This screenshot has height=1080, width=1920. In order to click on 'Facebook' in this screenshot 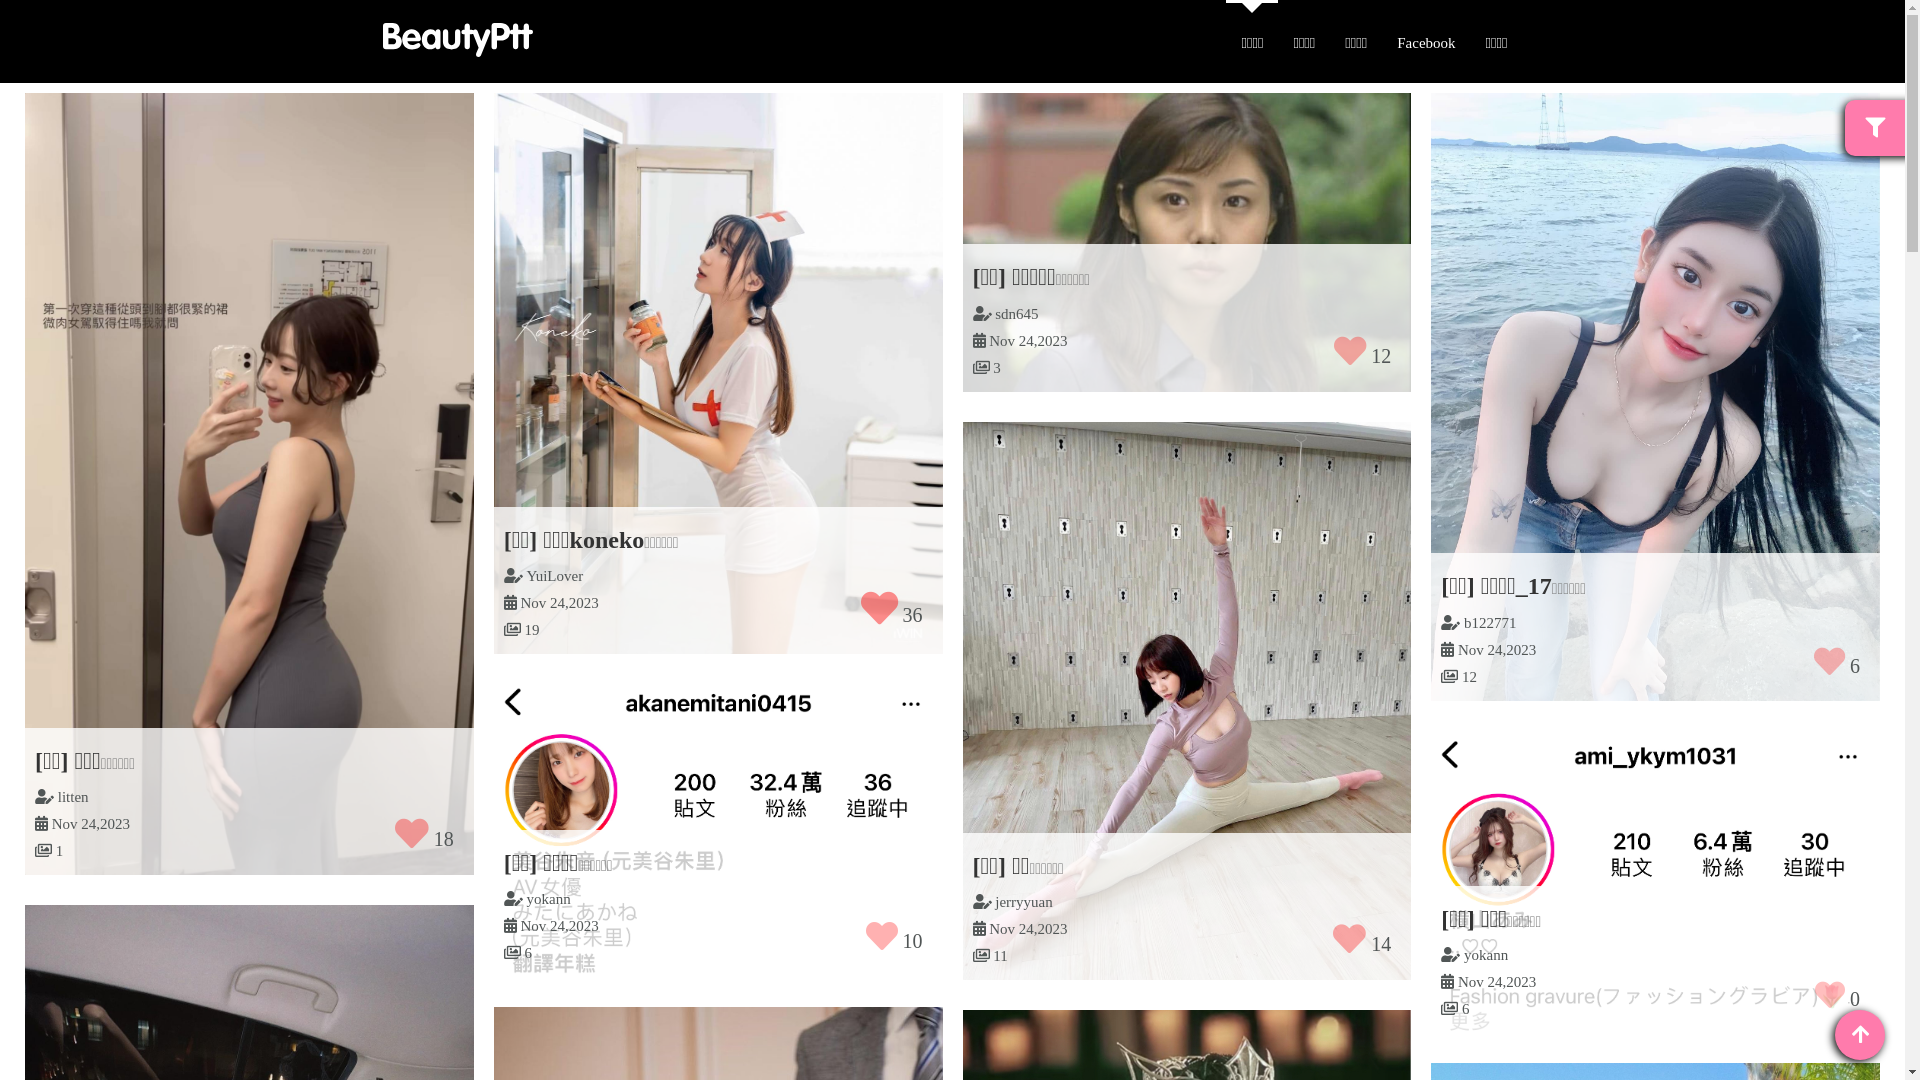, I will do `click(1424, 41)`.